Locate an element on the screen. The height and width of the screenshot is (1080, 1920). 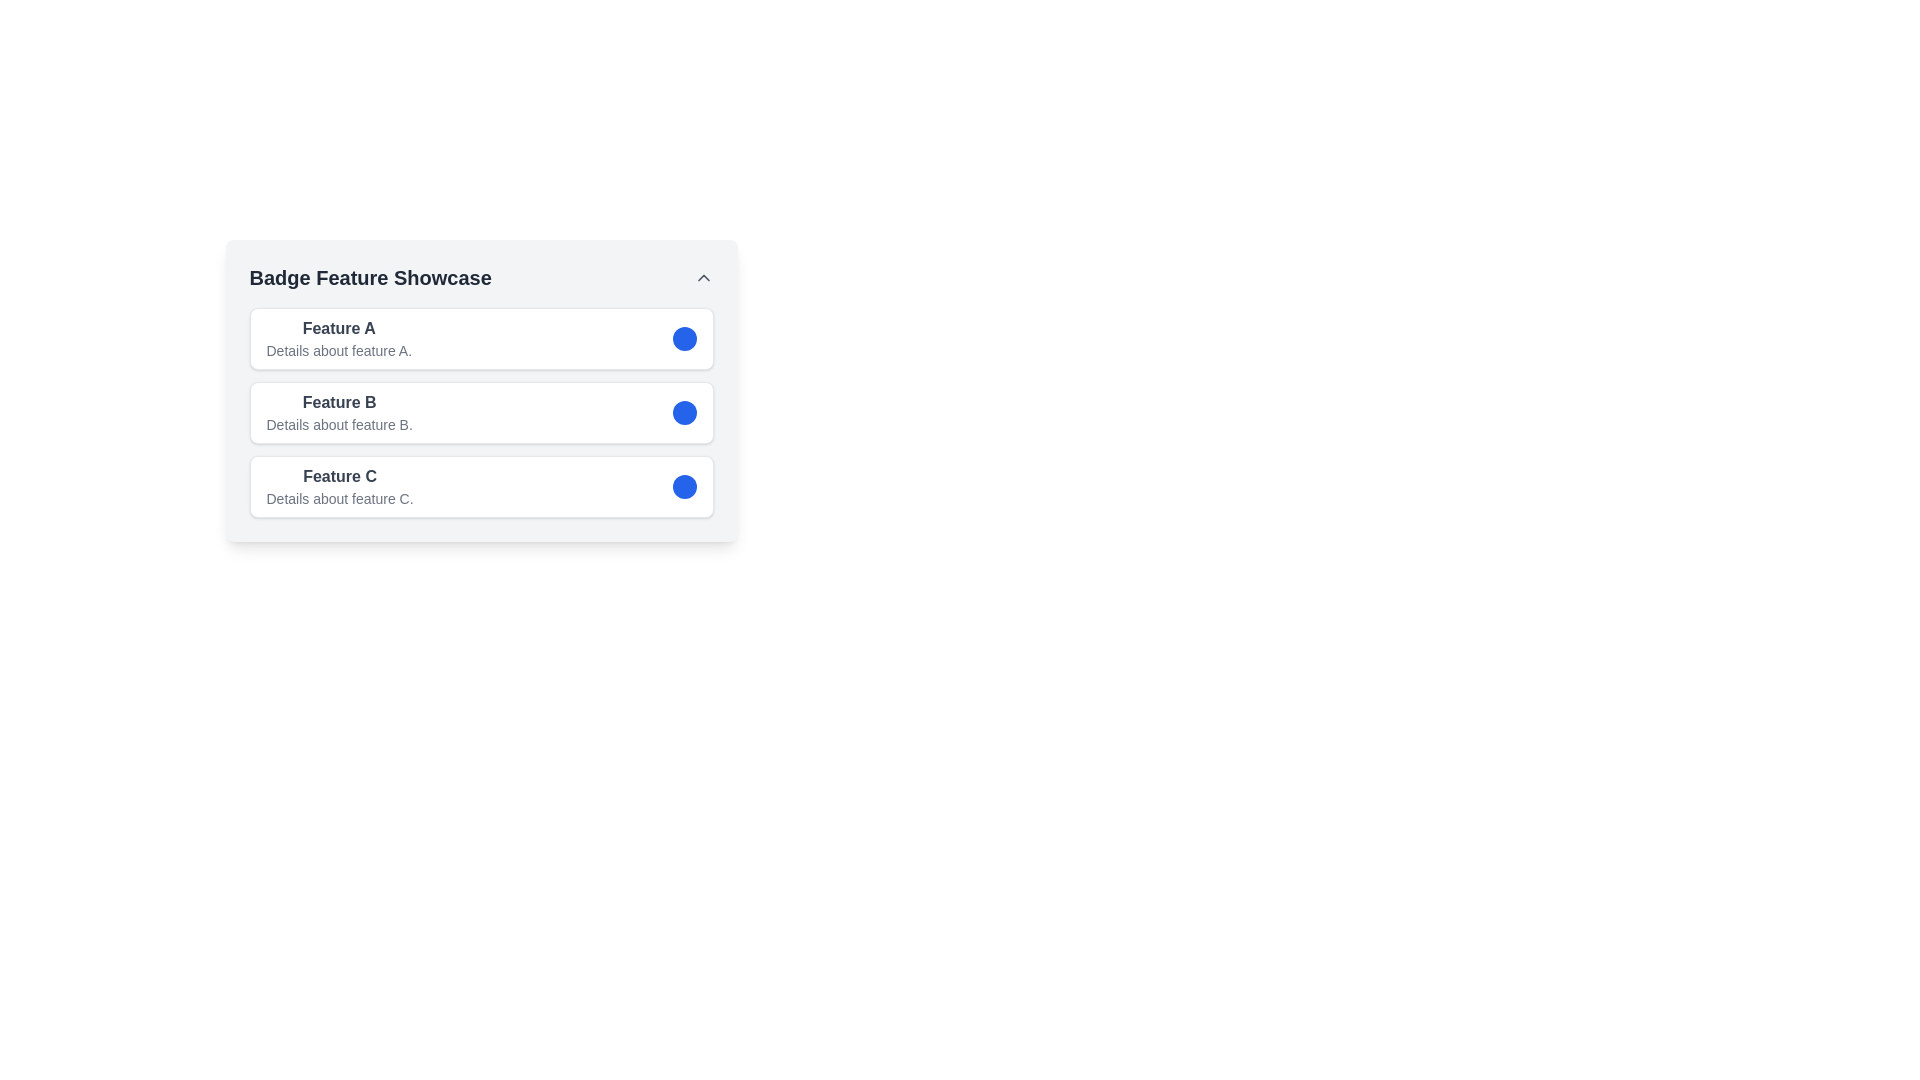
the descriptive text element that provides supplementary information about 'Feature C' located under its header title in the 'Badge Feature Showcase' card section is located at coordinates (340, 497).